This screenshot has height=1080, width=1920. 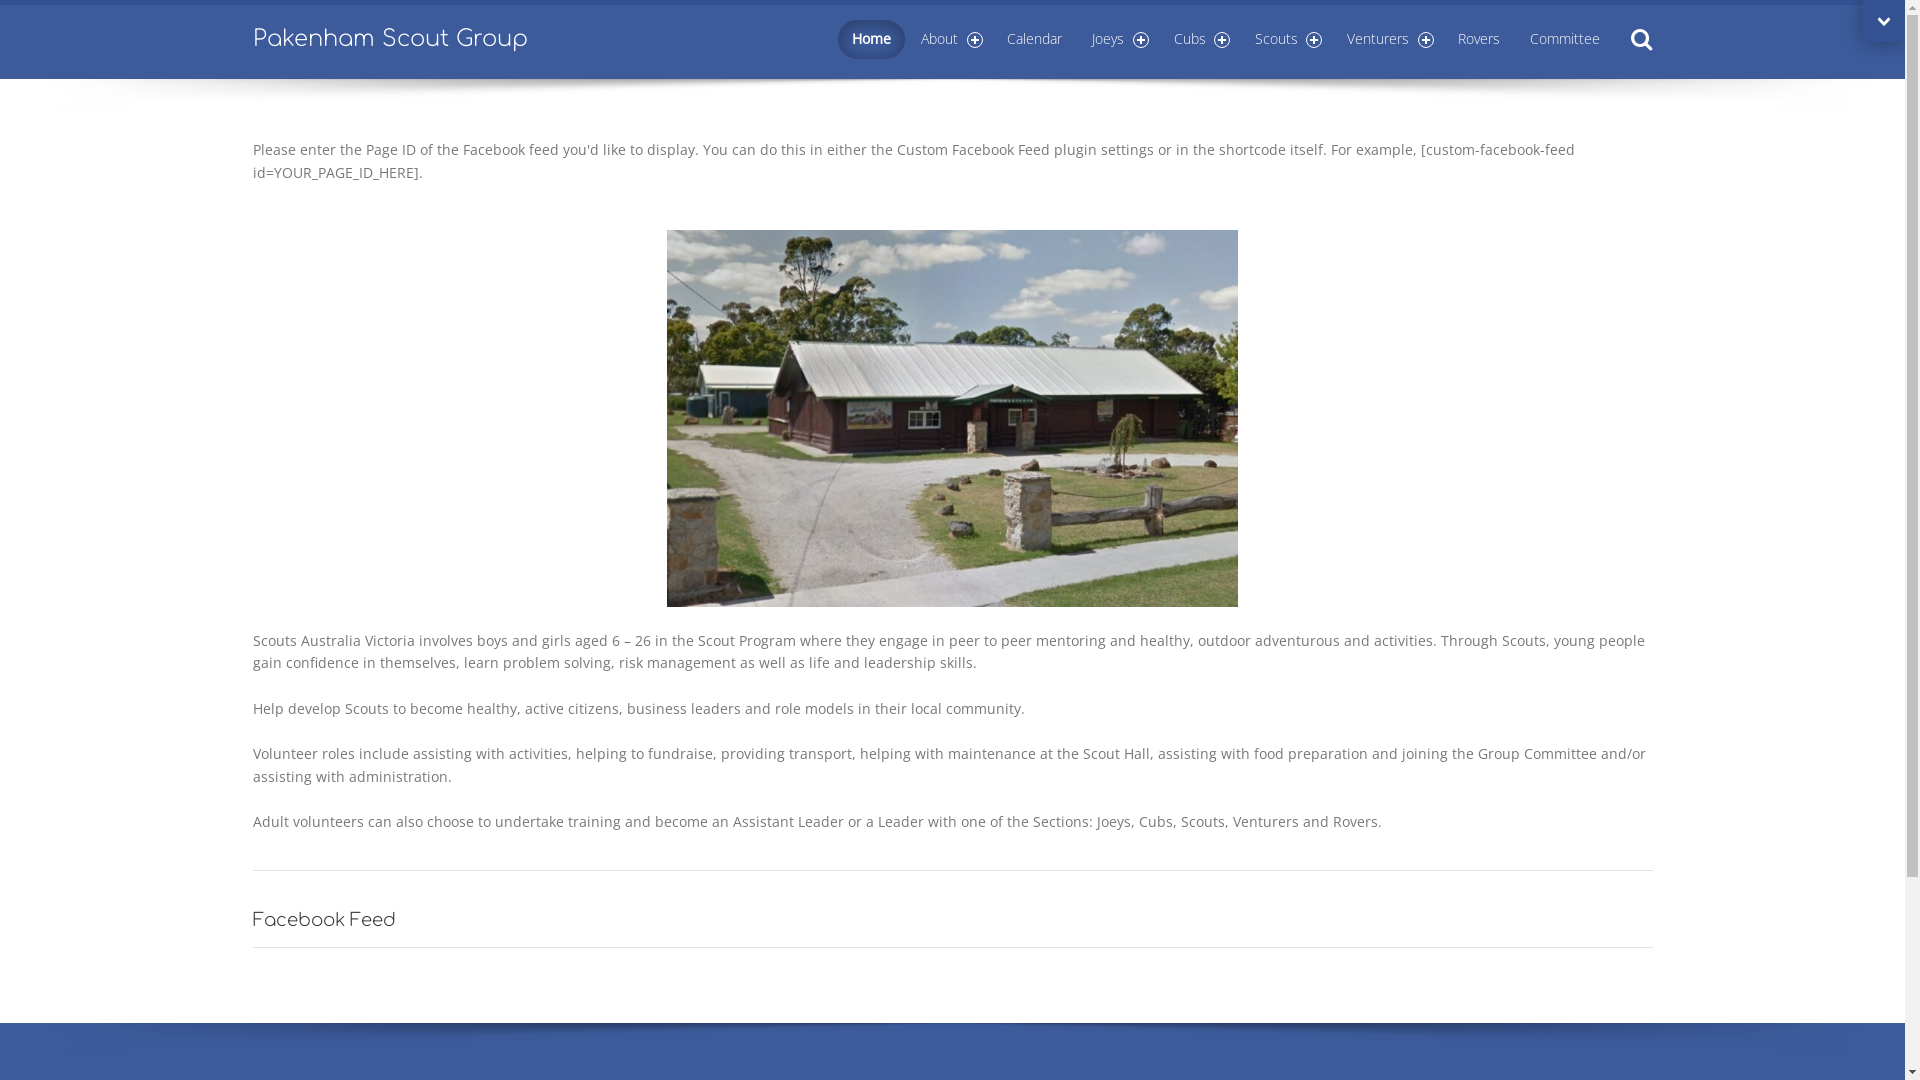 I want to click on 'Cubs', so click(x=1199, y=39).